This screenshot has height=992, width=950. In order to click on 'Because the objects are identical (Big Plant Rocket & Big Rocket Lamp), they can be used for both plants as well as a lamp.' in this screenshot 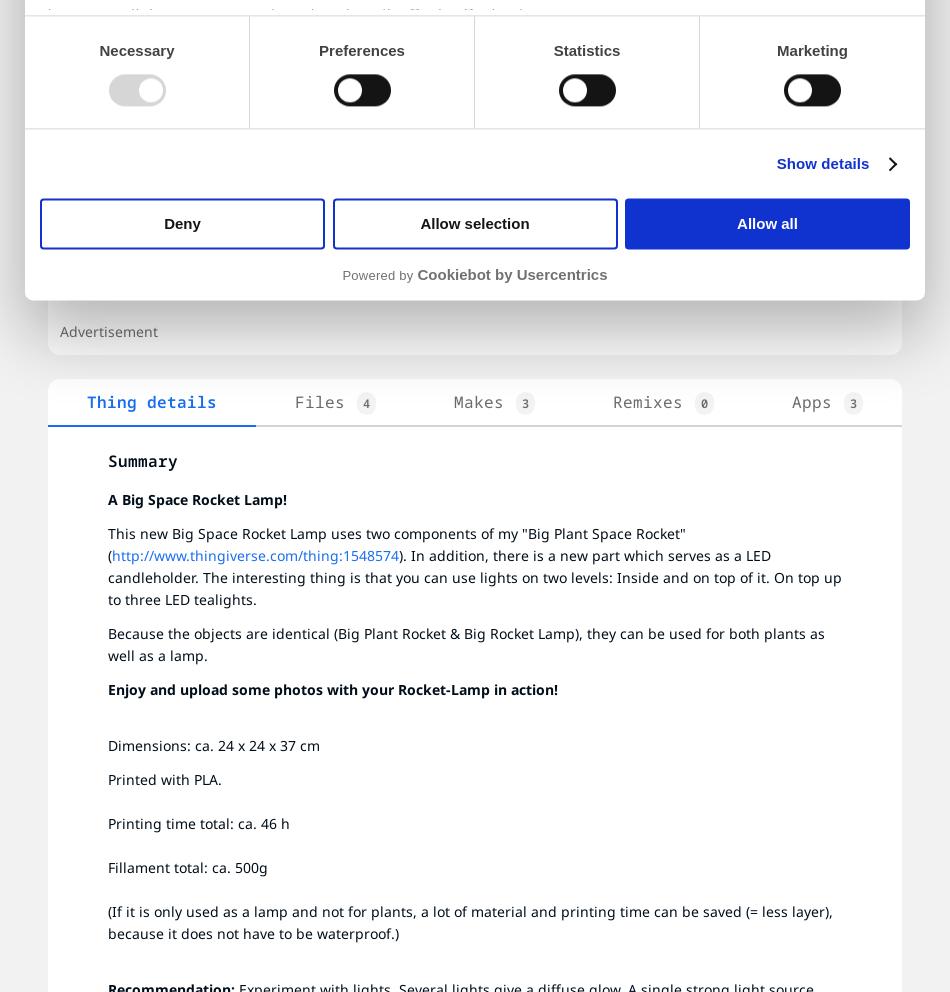, I will do `click(467, 644)`.